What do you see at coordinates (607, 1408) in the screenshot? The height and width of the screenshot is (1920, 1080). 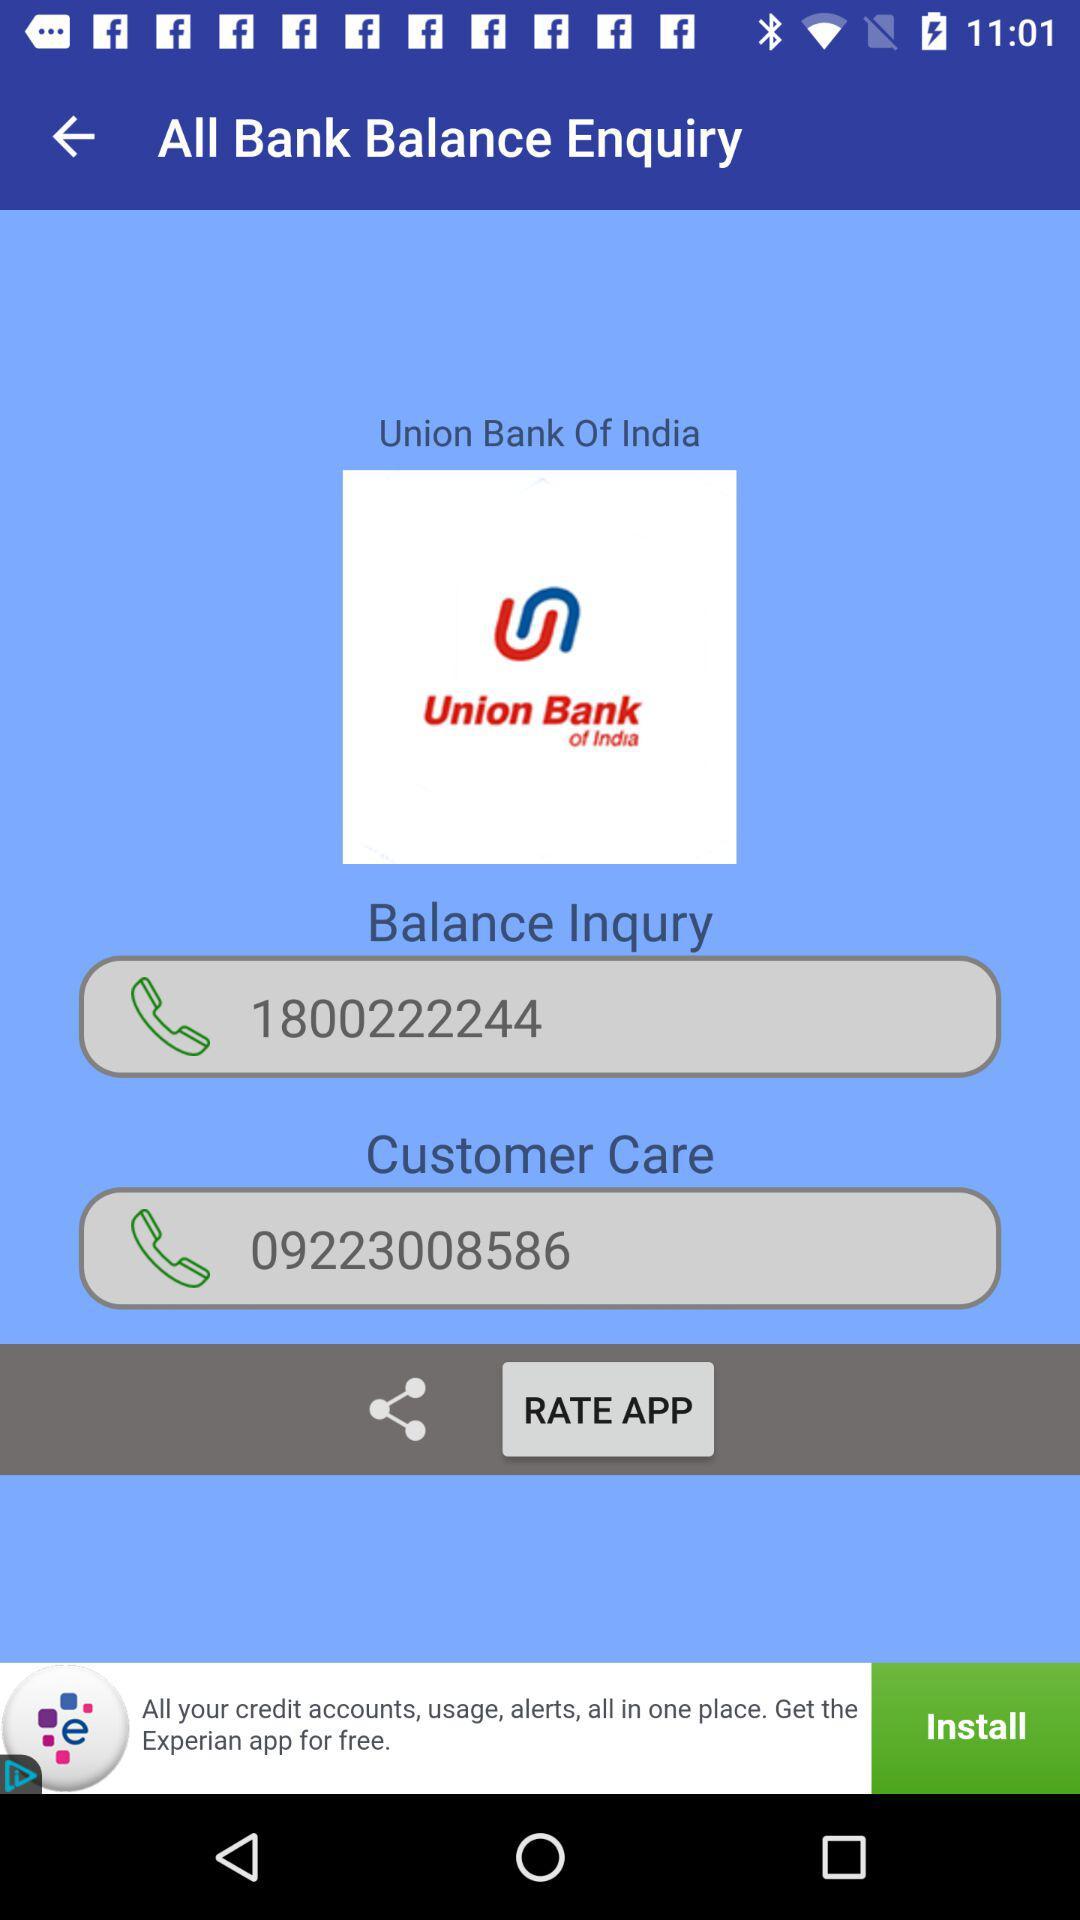 I see `rate app button` at bounding box center [607, 1408].